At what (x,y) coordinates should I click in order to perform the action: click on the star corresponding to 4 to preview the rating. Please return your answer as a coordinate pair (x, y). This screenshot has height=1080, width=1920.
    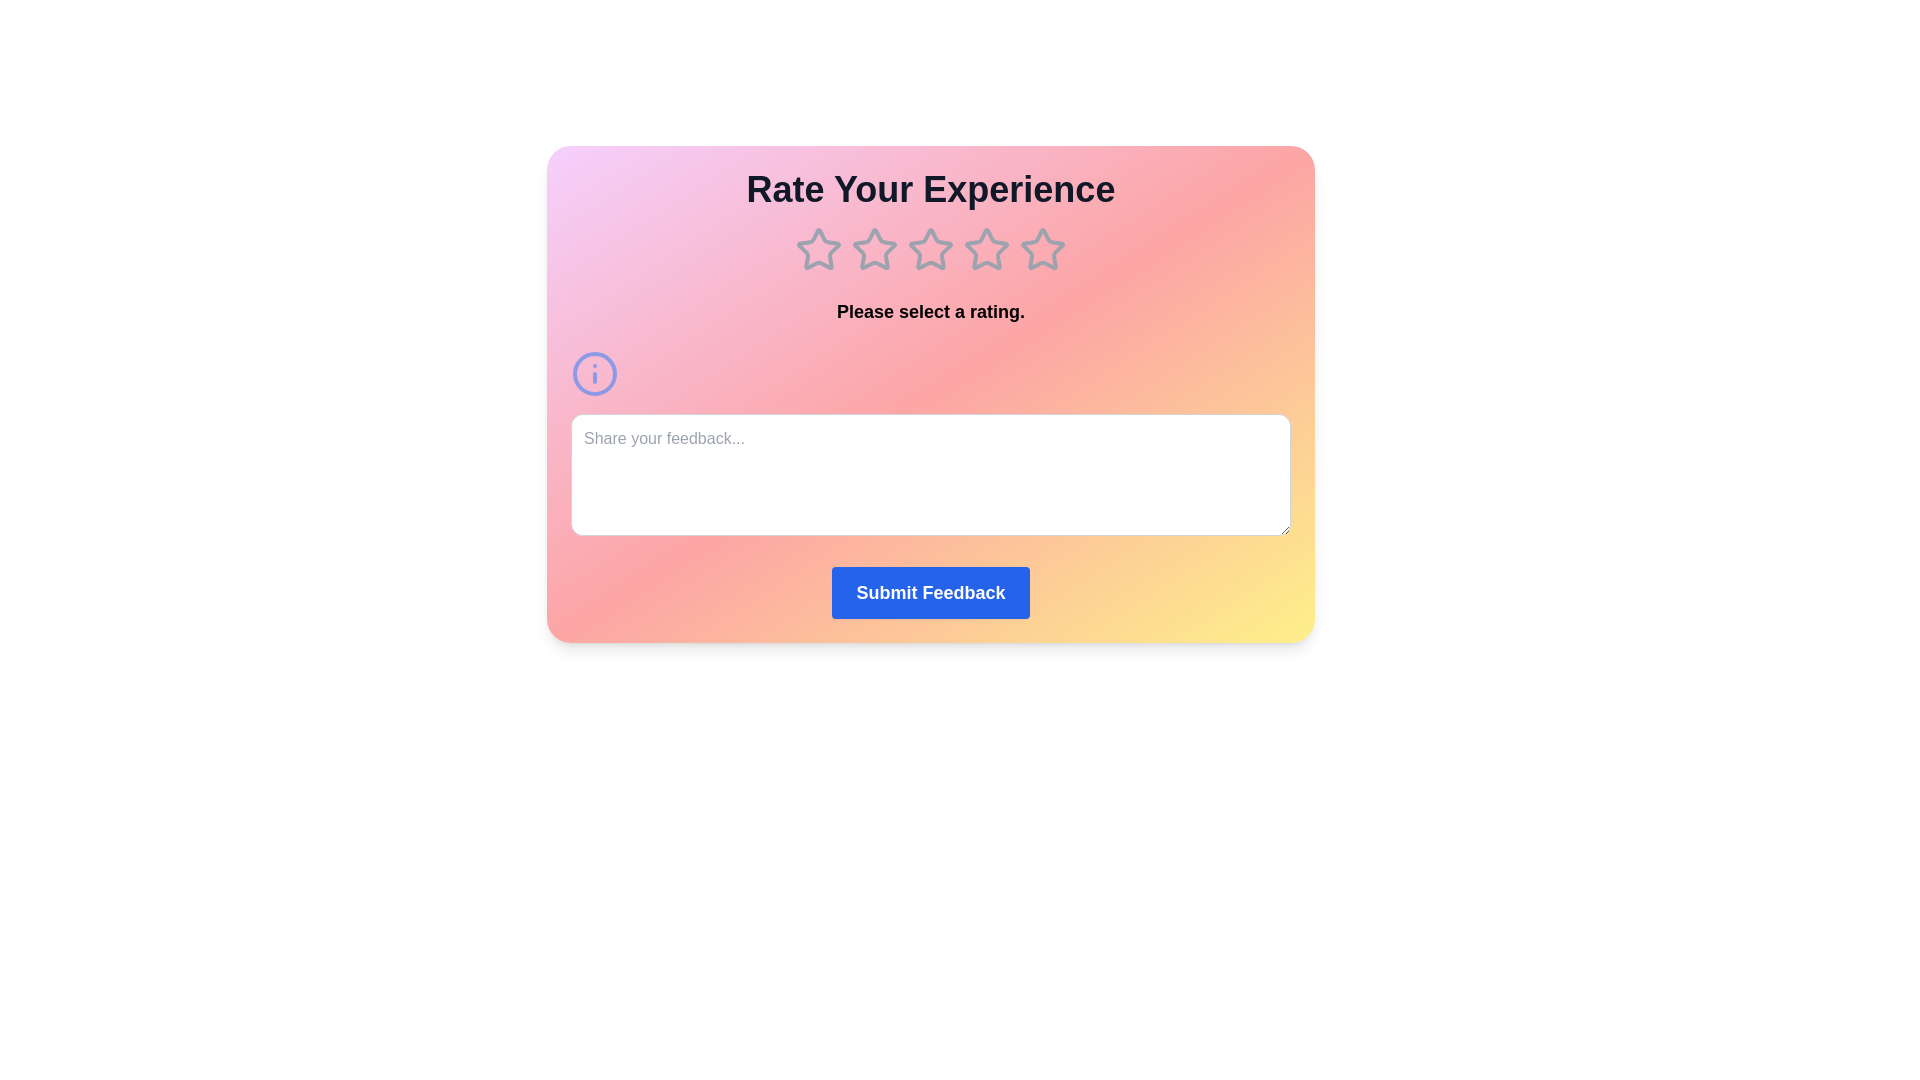
    Looking at the image, I should click on (987, 249).